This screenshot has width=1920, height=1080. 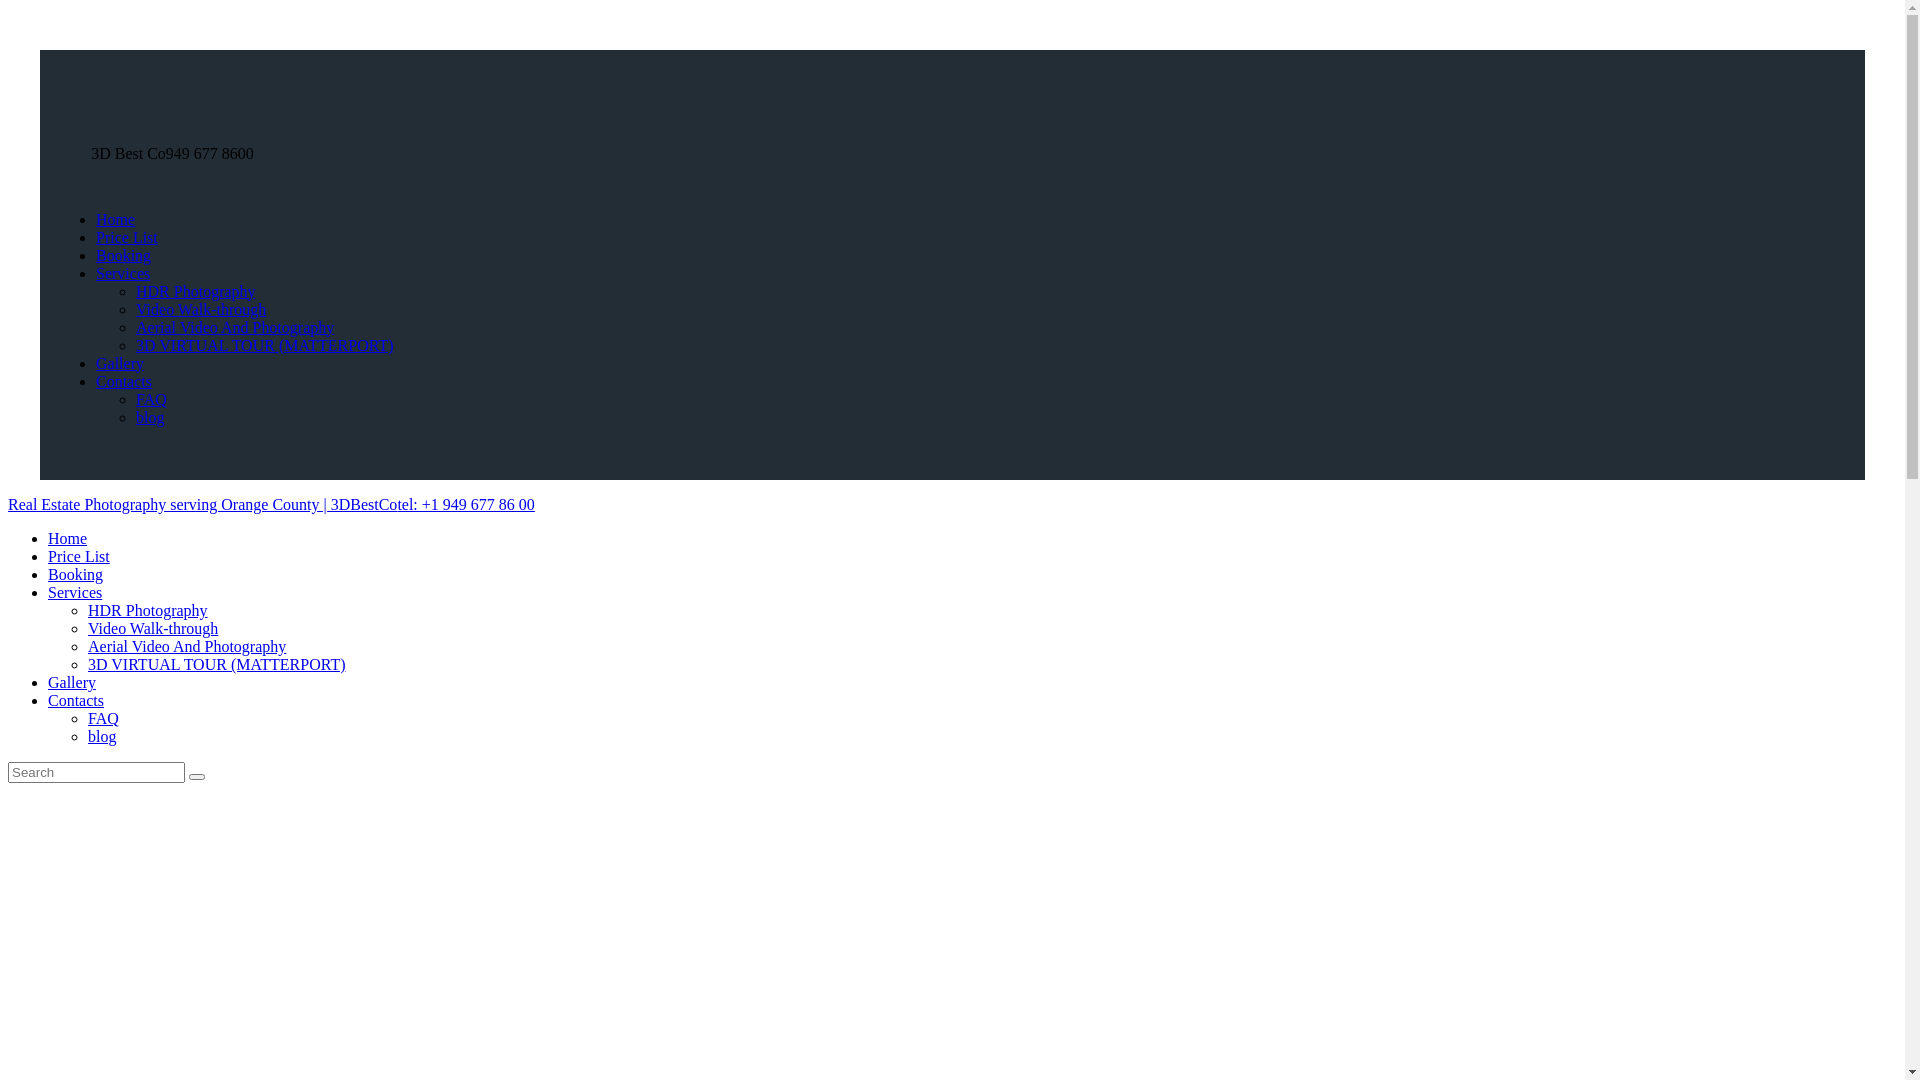 What do you see at coordinates (125, 236) in the screenshot?
I see `'Price List'` at bounding box center [125, 236].